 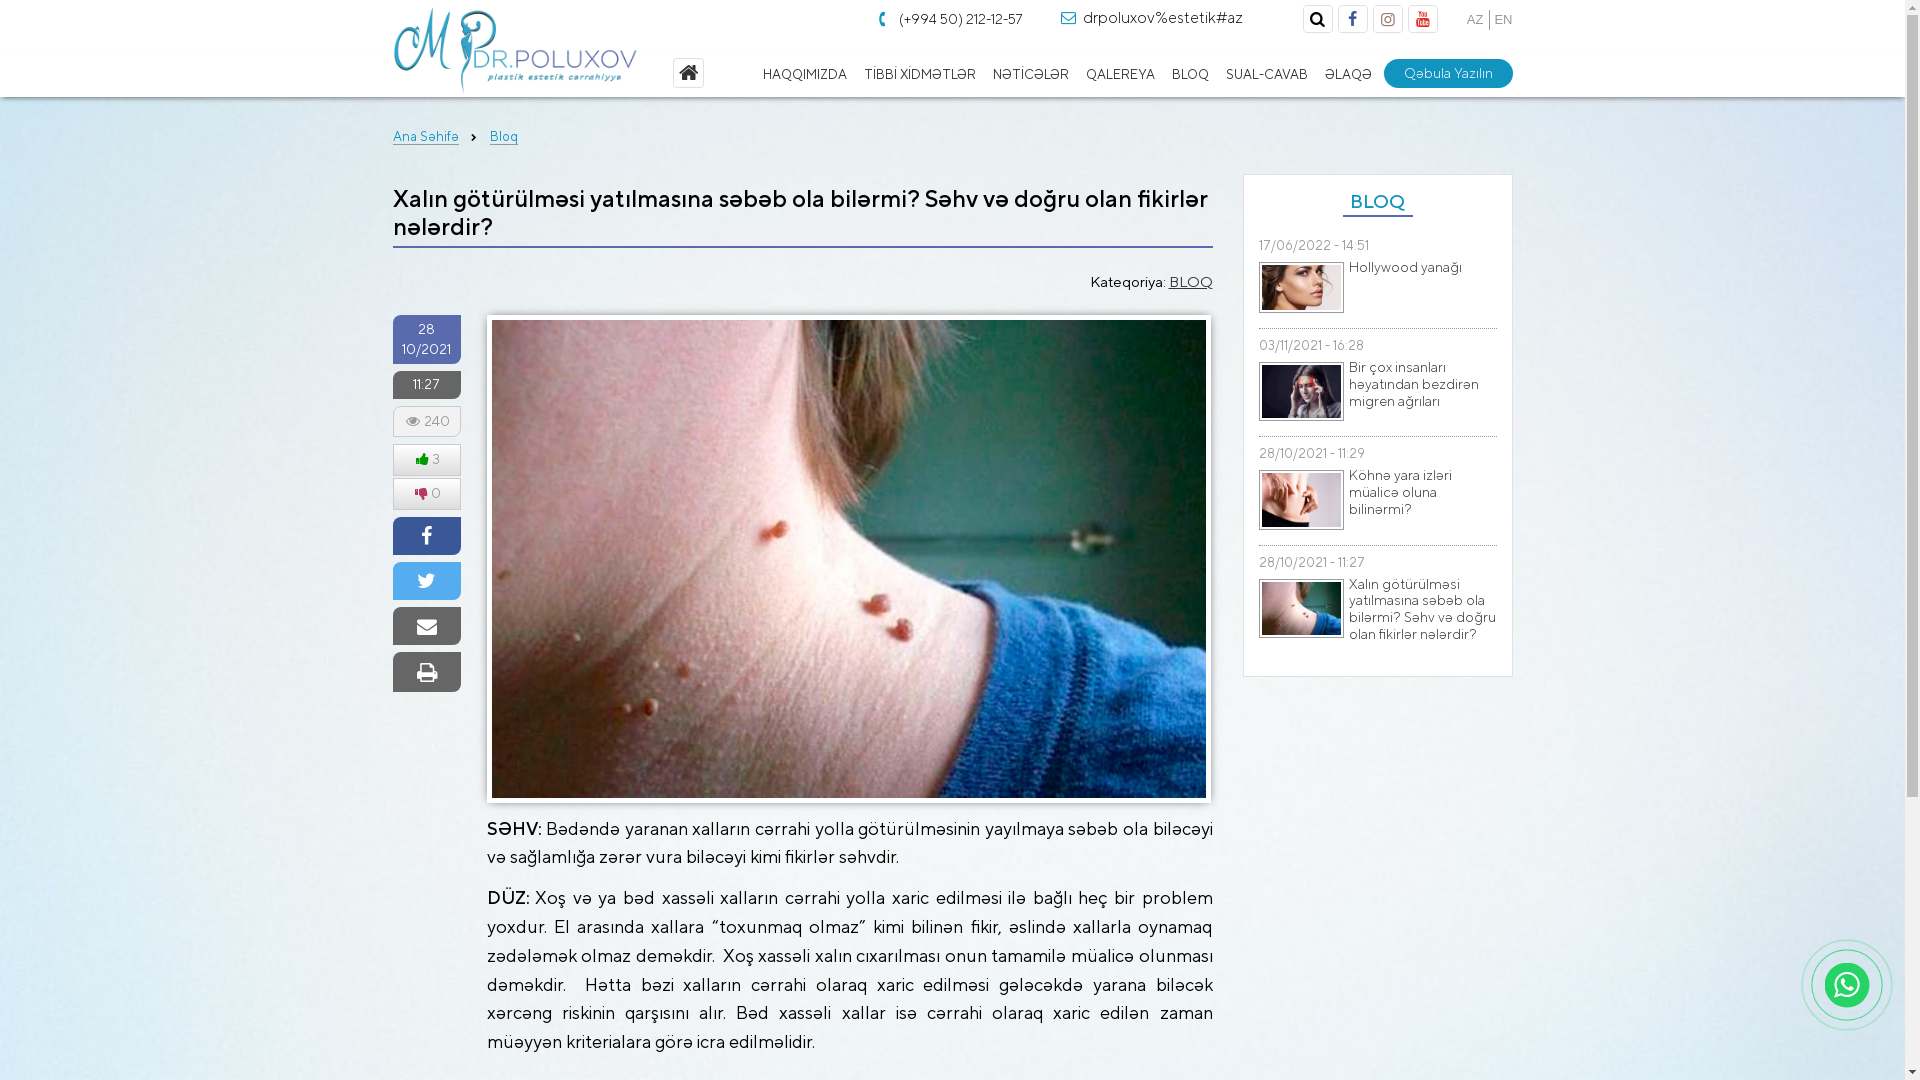 What do you see at coordinates (1118, 73) in the screenshot?
I see `'QALEREYA'` at bounding box center [1118, 73].